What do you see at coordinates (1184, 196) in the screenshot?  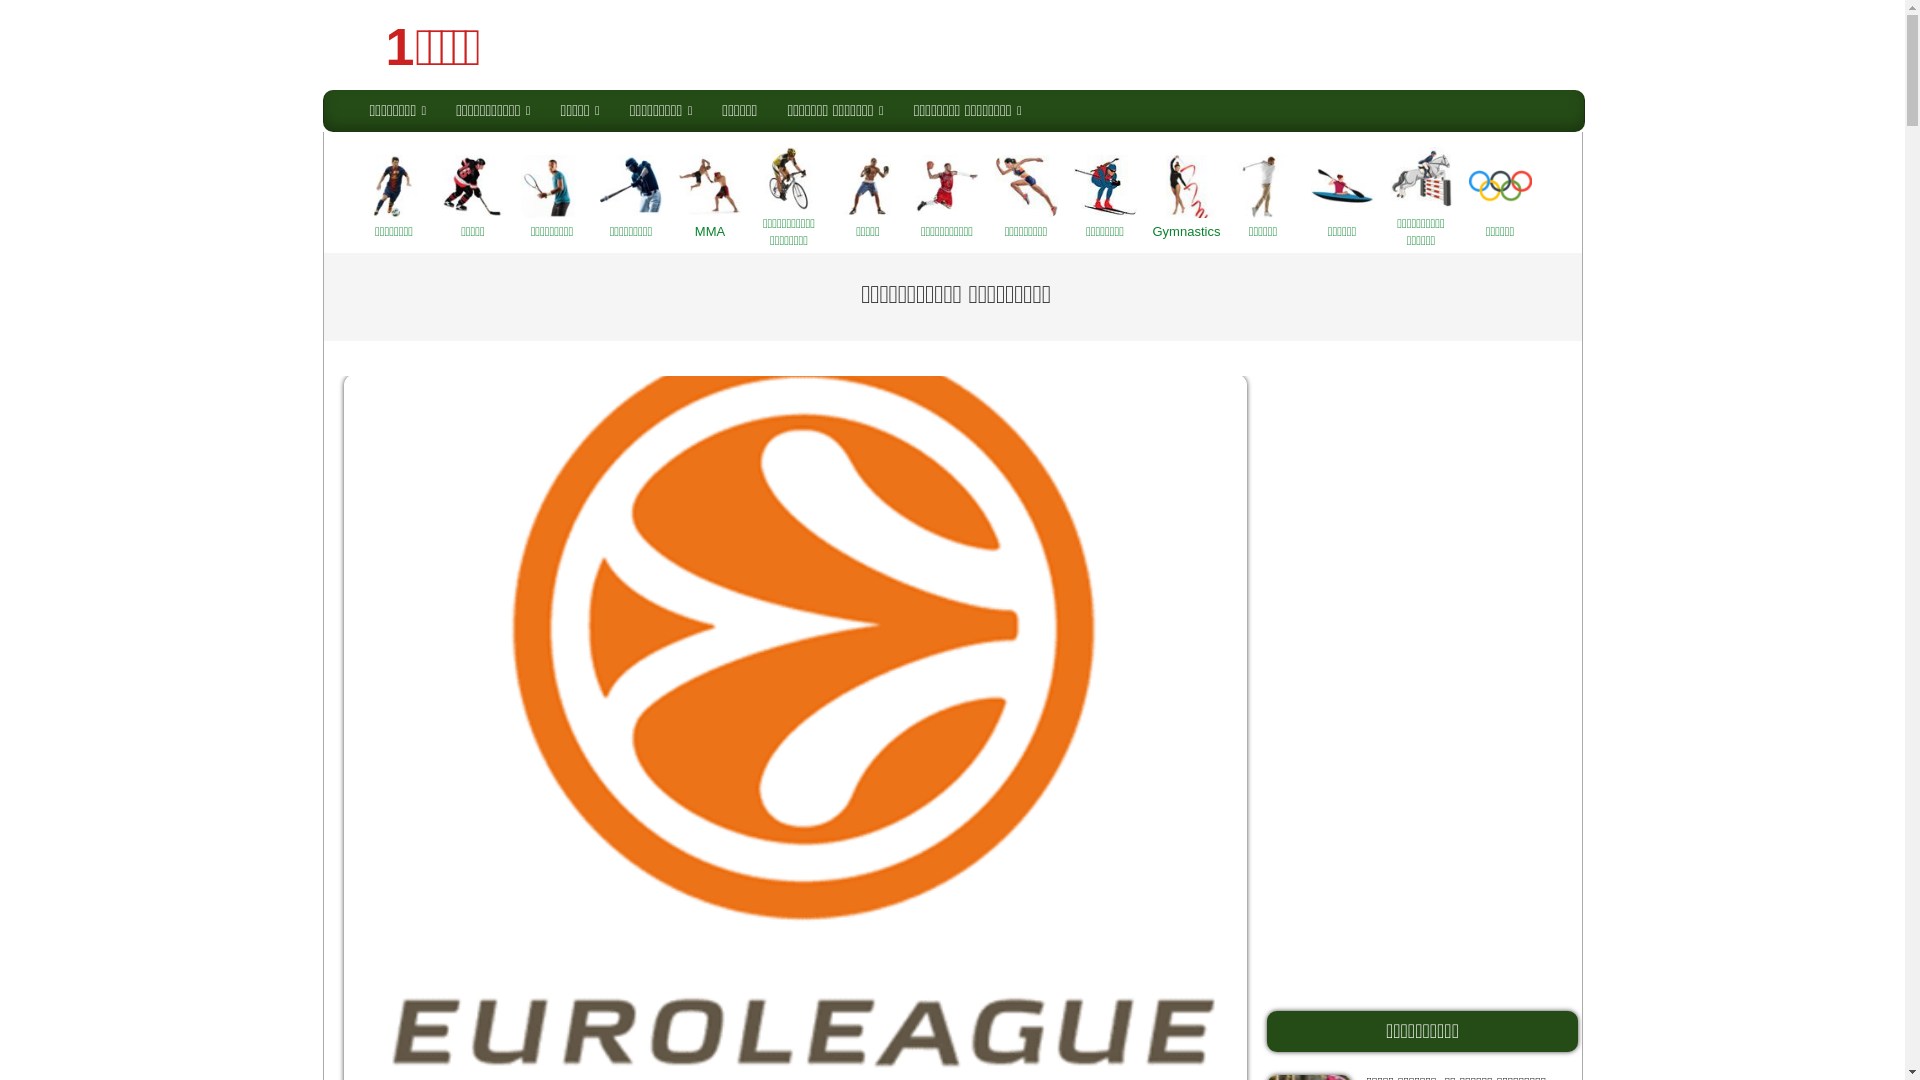 I see `'Gymnastics'` at bounding box center [1184, 196].